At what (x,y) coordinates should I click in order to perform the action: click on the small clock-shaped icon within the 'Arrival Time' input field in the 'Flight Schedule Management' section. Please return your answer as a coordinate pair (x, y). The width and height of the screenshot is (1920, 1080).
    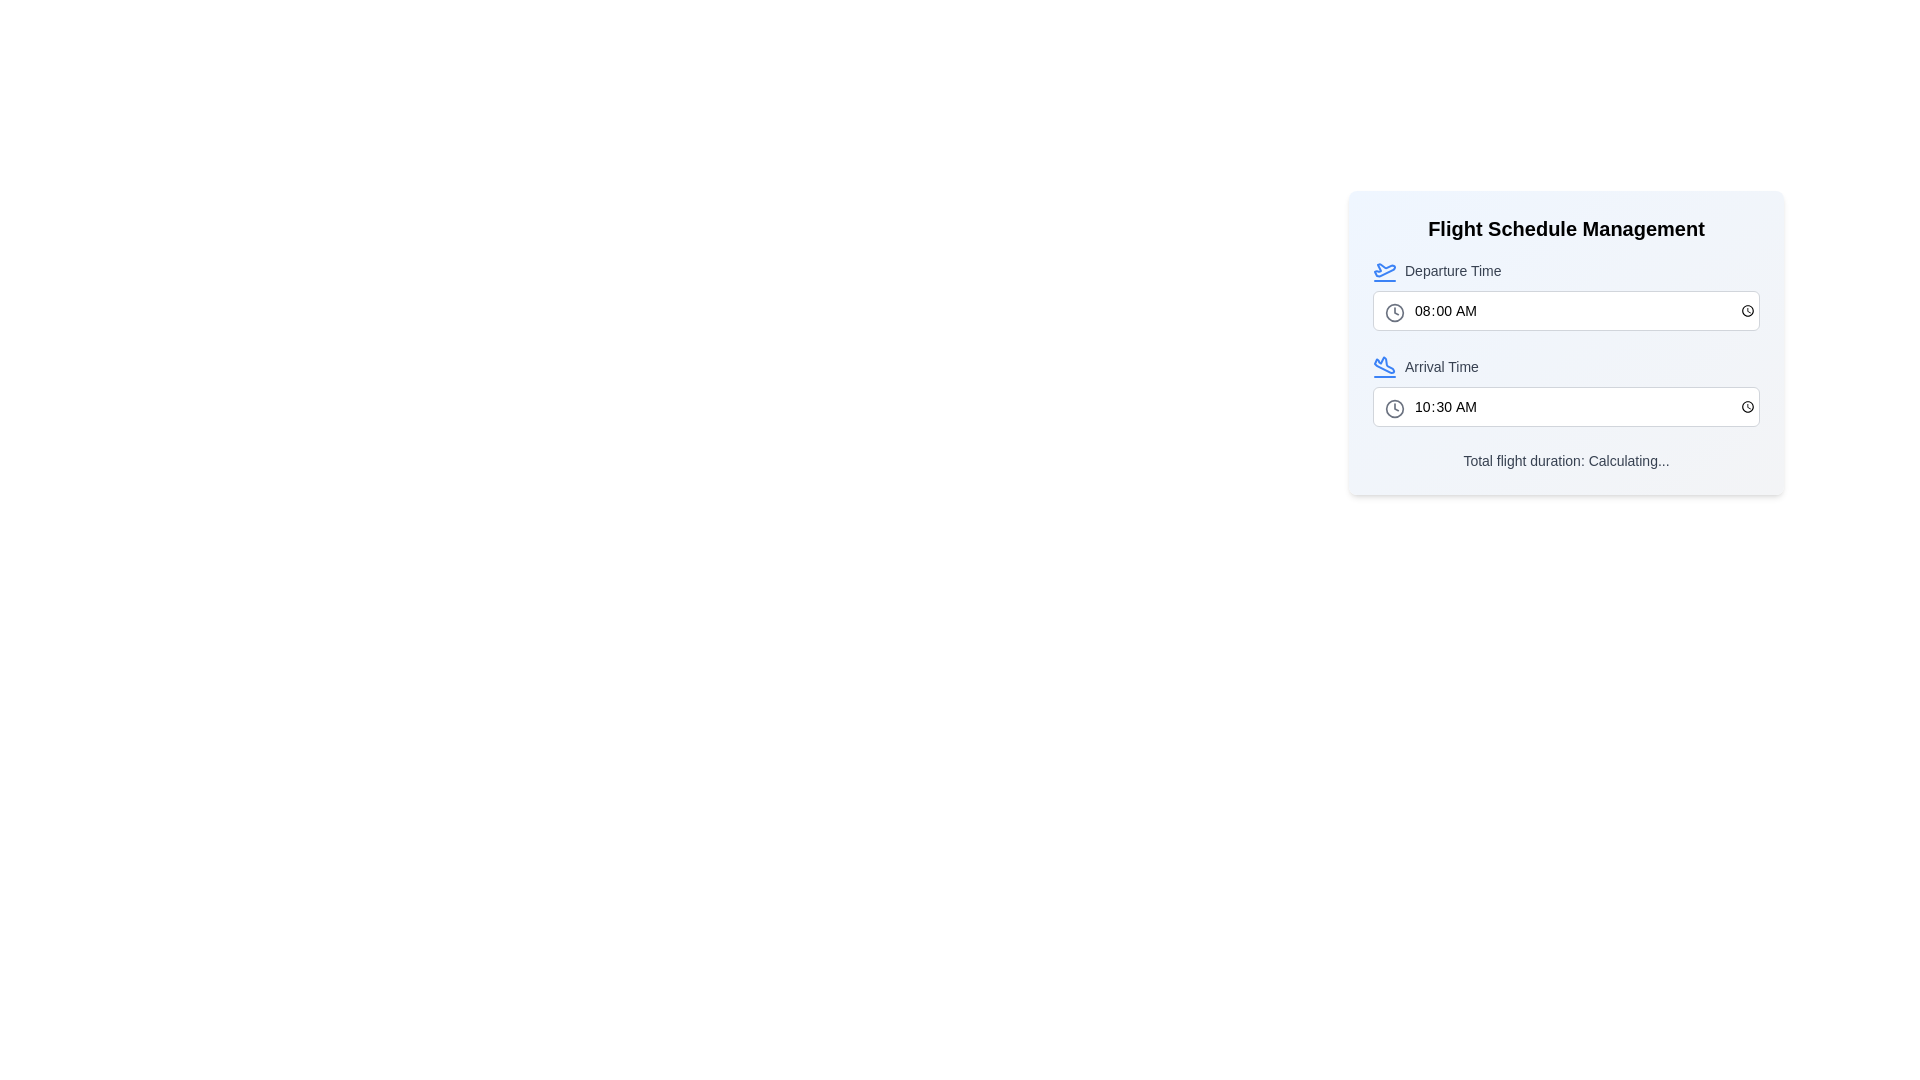
    Looking at the image, I should click on (1394, 407).